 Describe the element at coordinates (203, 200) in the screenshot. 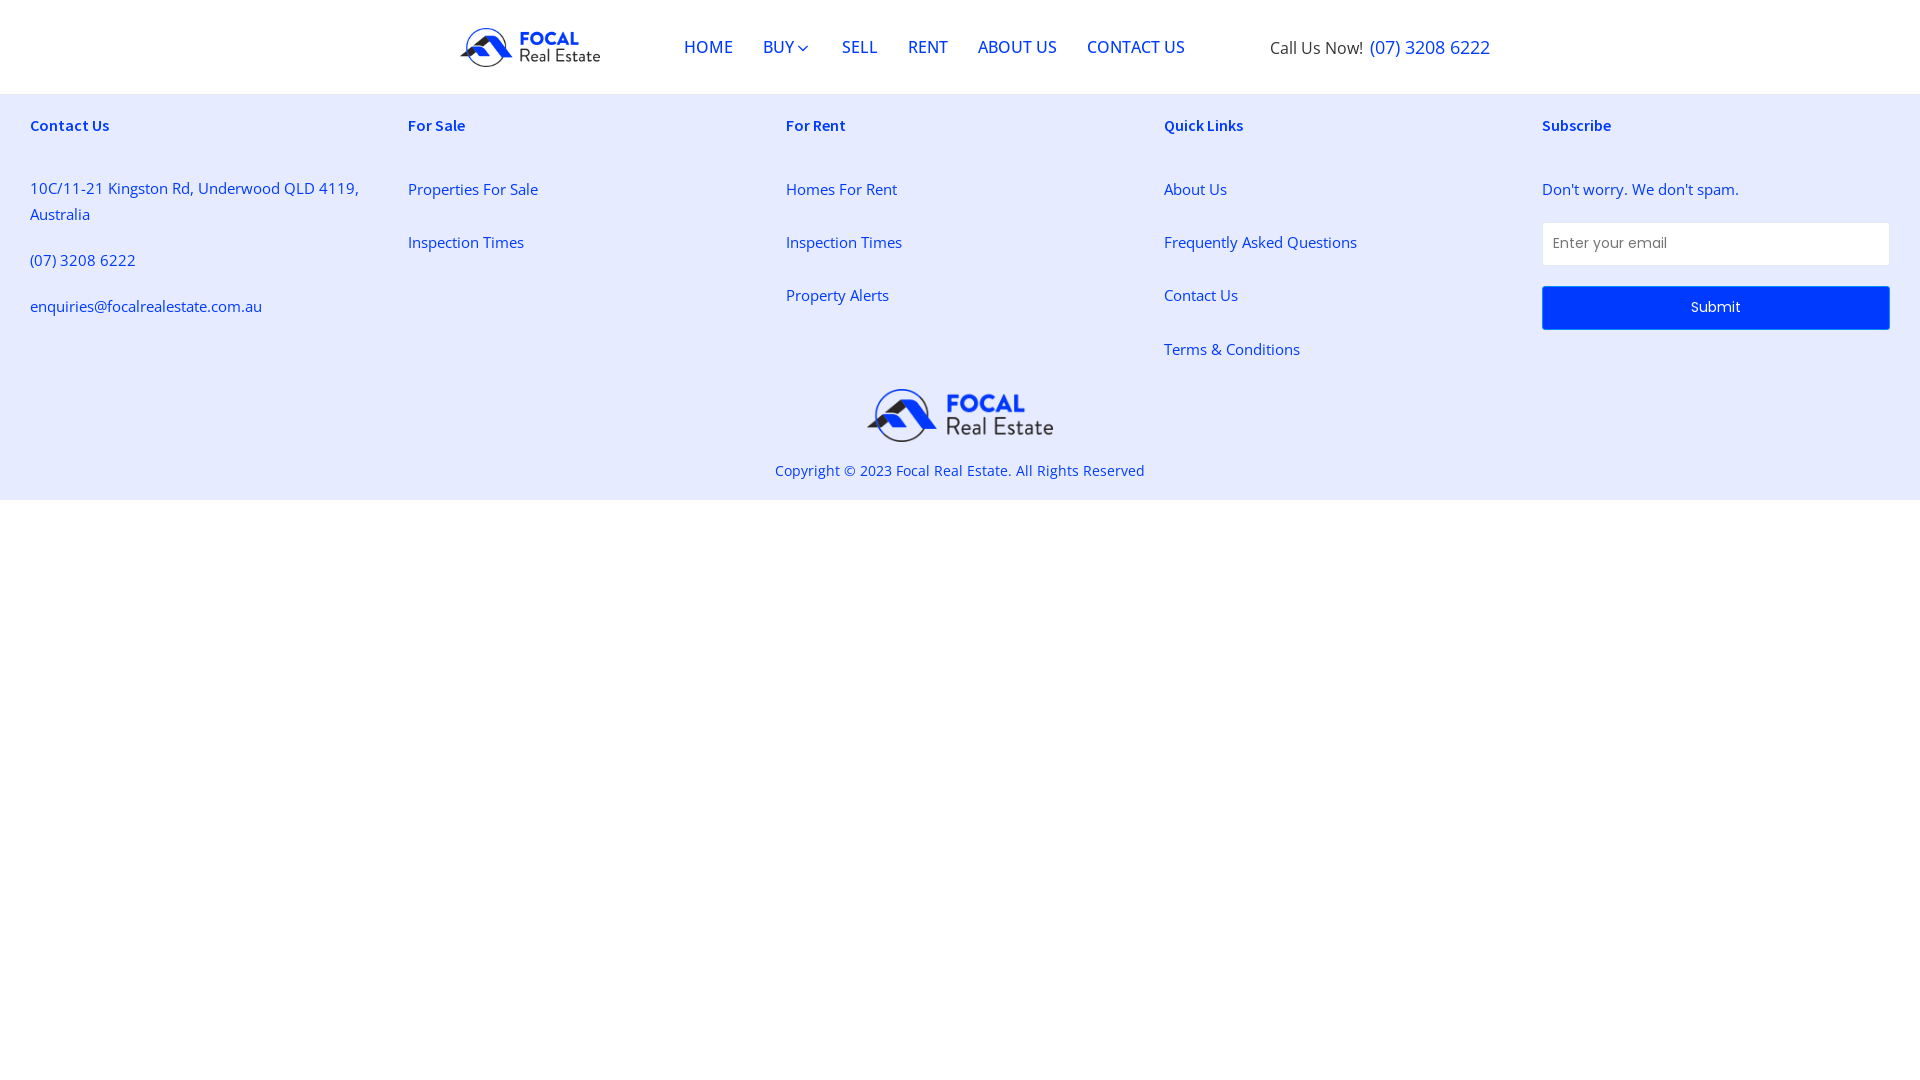

I see `'10C/11-21 Kingston Rd, Underwood QLD 4119, Australia'` at that location.